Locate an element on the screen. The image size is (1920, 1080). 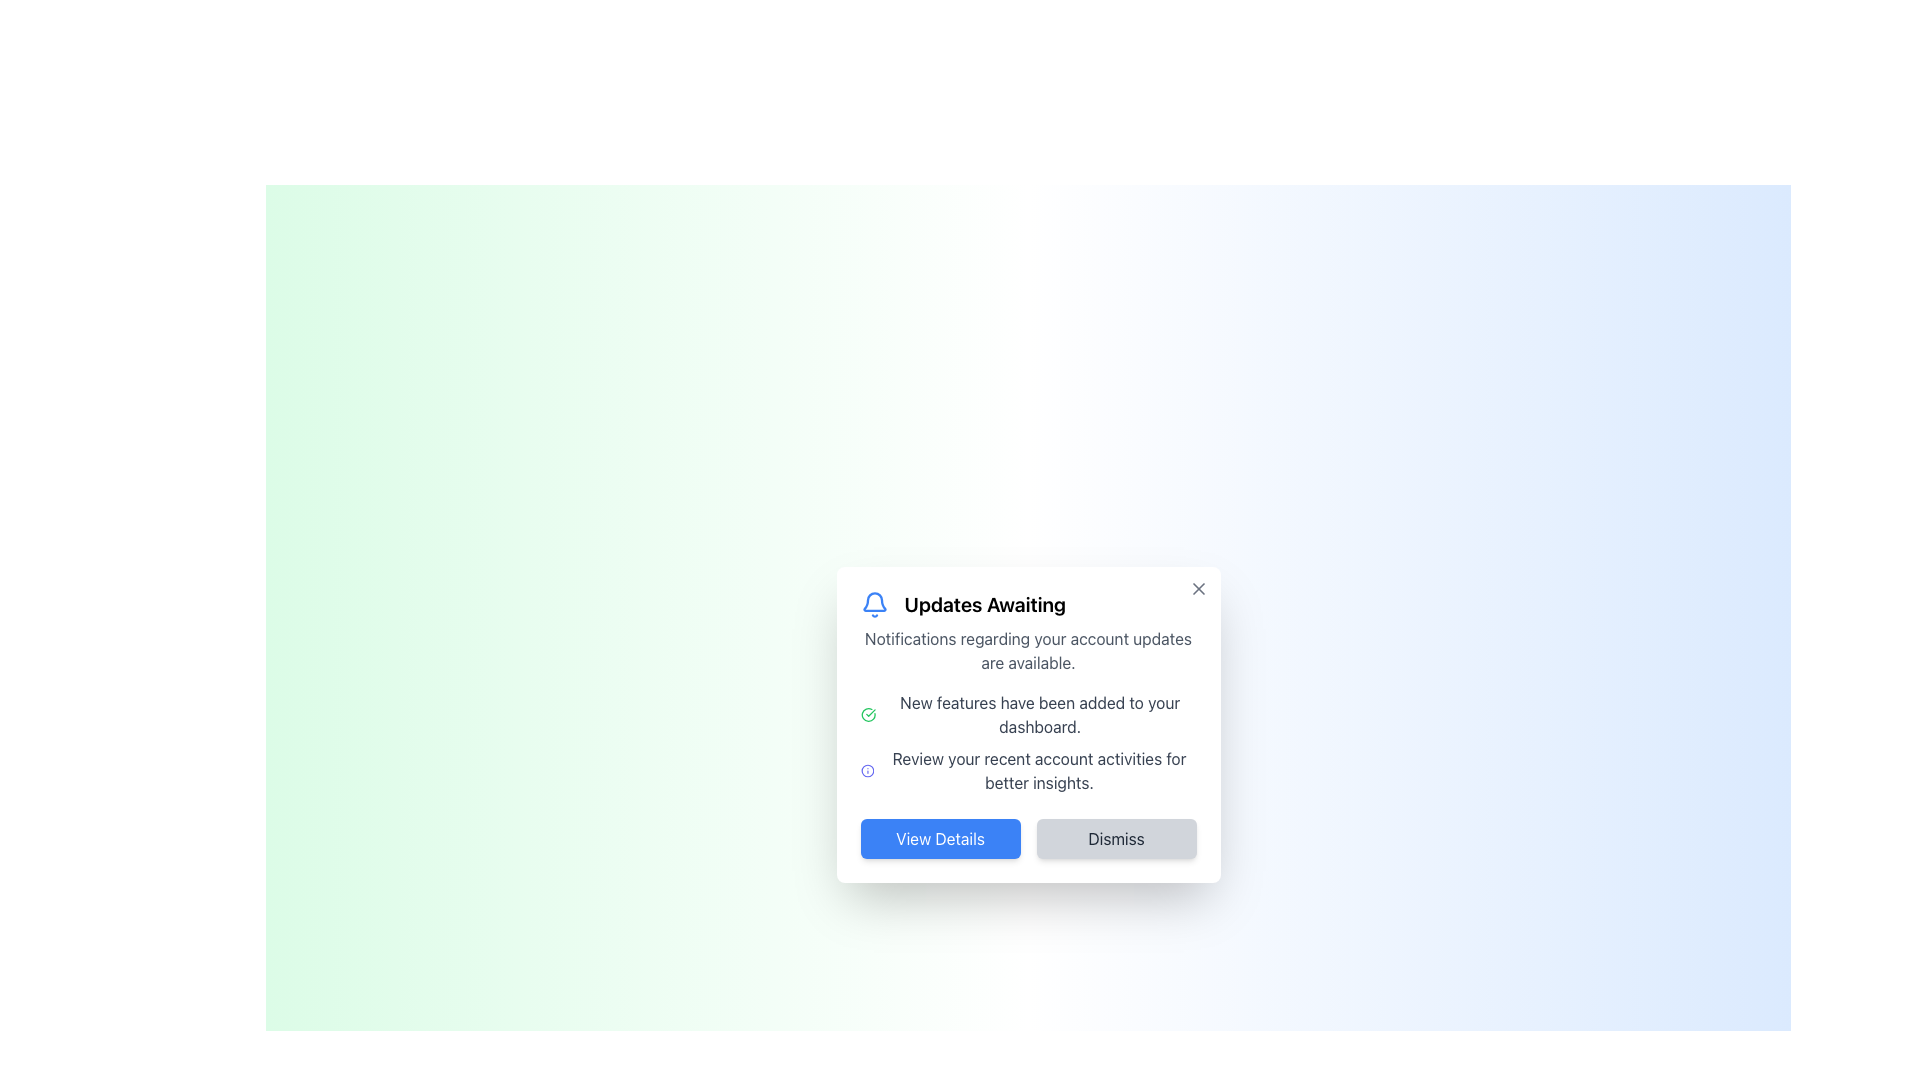
the 'X' icon at the top-right corner of the modal dialog box is located at coordinates (1198, 588).